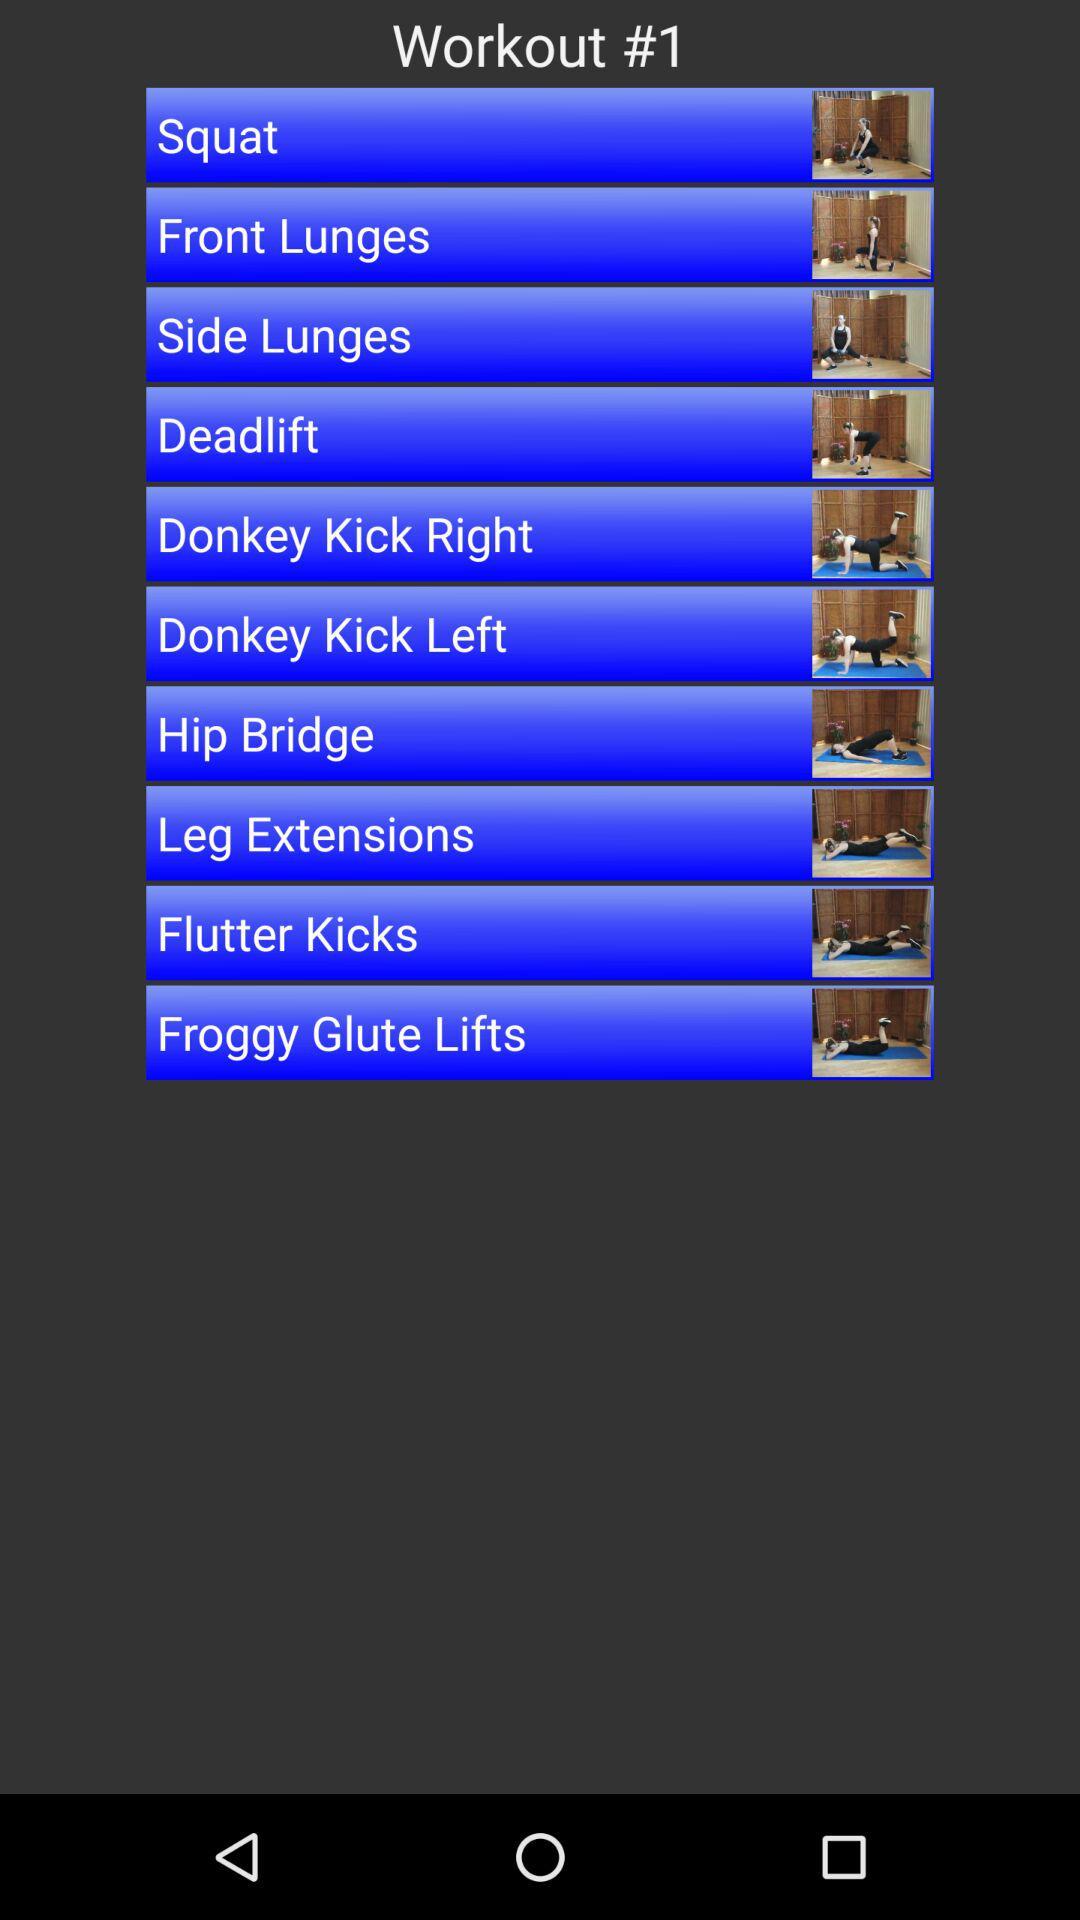 Image resolution: width=1080 pixels, height=1920 pixels. Describe the element at coordinates (540, 334) in the screenshot. I see `the button above the deadlift` at that location.